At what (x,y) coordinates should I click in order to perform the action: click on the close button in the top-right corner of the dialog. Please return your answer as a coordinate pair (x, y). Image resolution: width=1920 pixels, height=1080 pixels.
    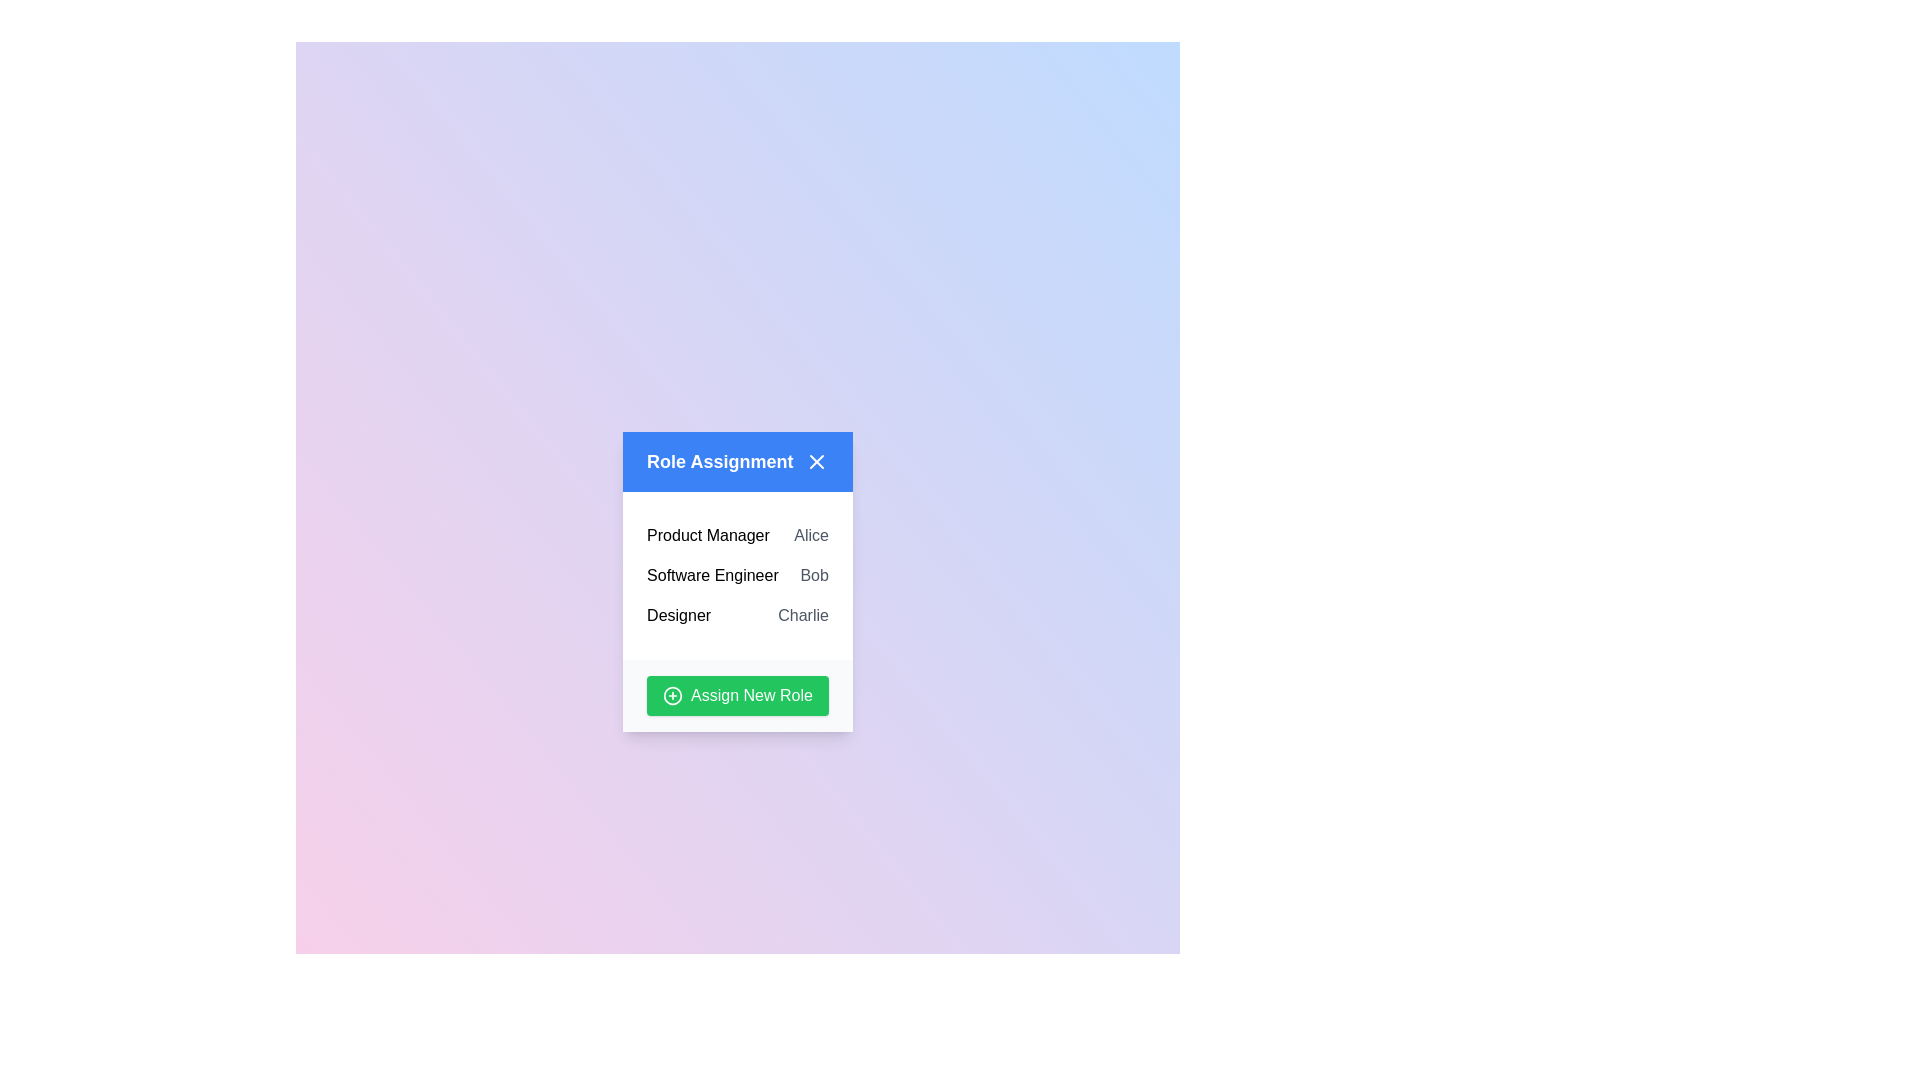
    Looking at the image, I should click on (816, 462).